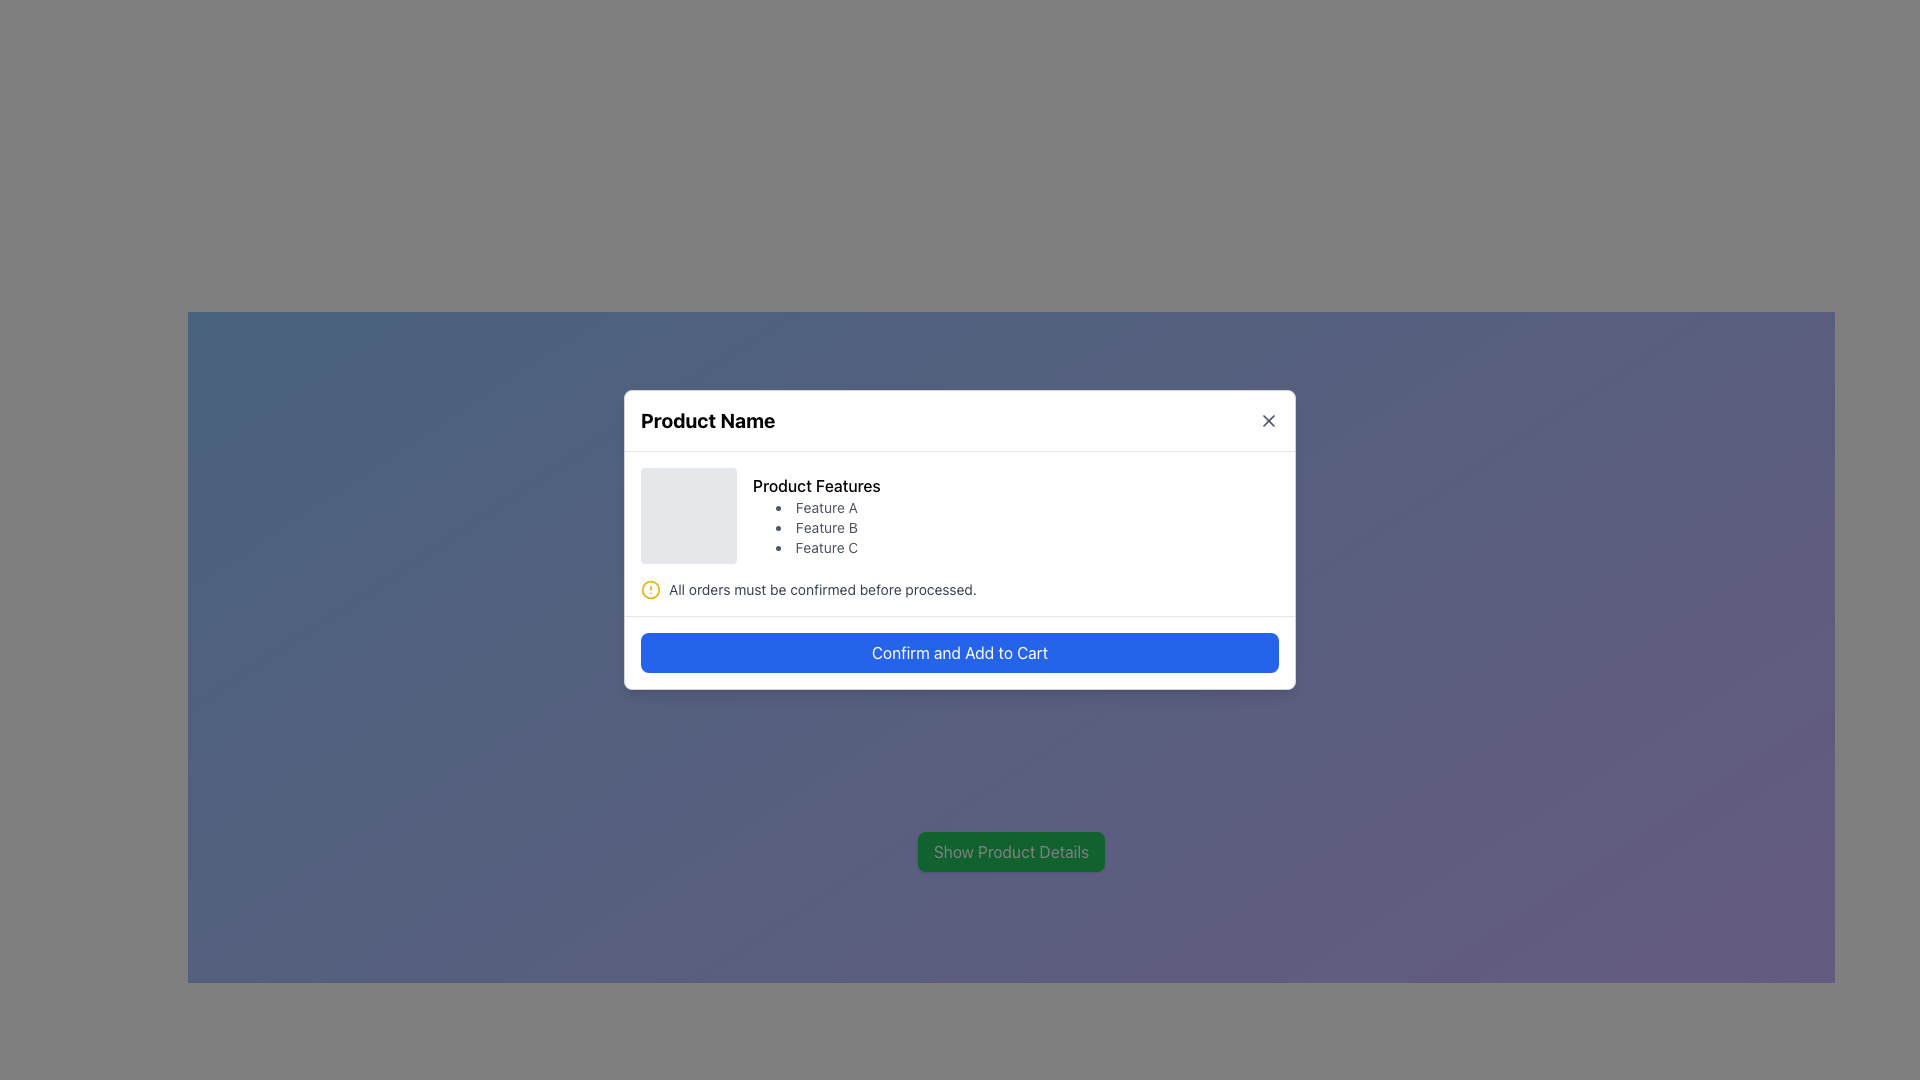 Image resolution: width=1920 pixels, height=1080 pixels. What do you see at coordinates (960, 652) in the screenshot?
I see `the 'Confirm and Add to Cart' button, which is a blue rectangular button with white text, located at the bottom of the dialog box` at bounding box center [960, 652].